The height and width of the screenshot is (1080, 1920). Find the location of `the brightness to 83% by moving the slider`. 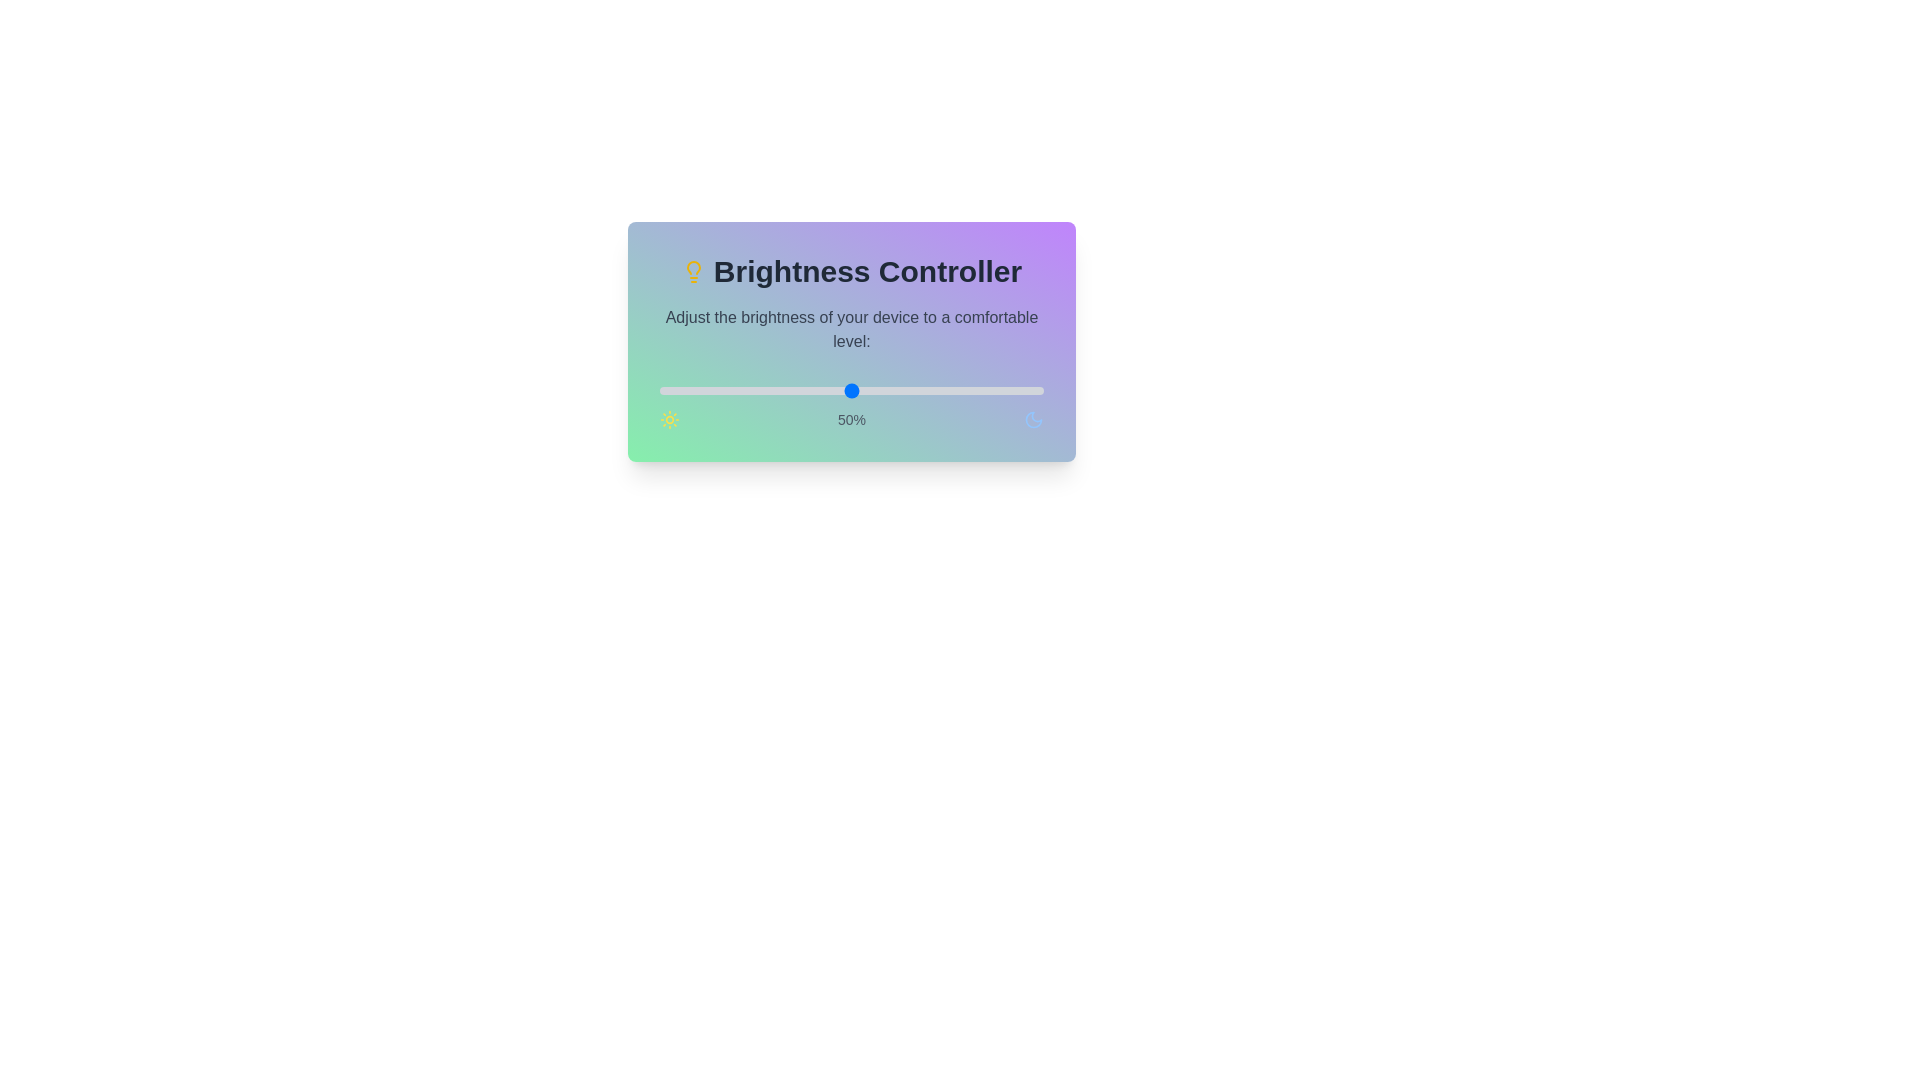

the brightness to 83% by moving the slider is located at coordinates (978, 390).